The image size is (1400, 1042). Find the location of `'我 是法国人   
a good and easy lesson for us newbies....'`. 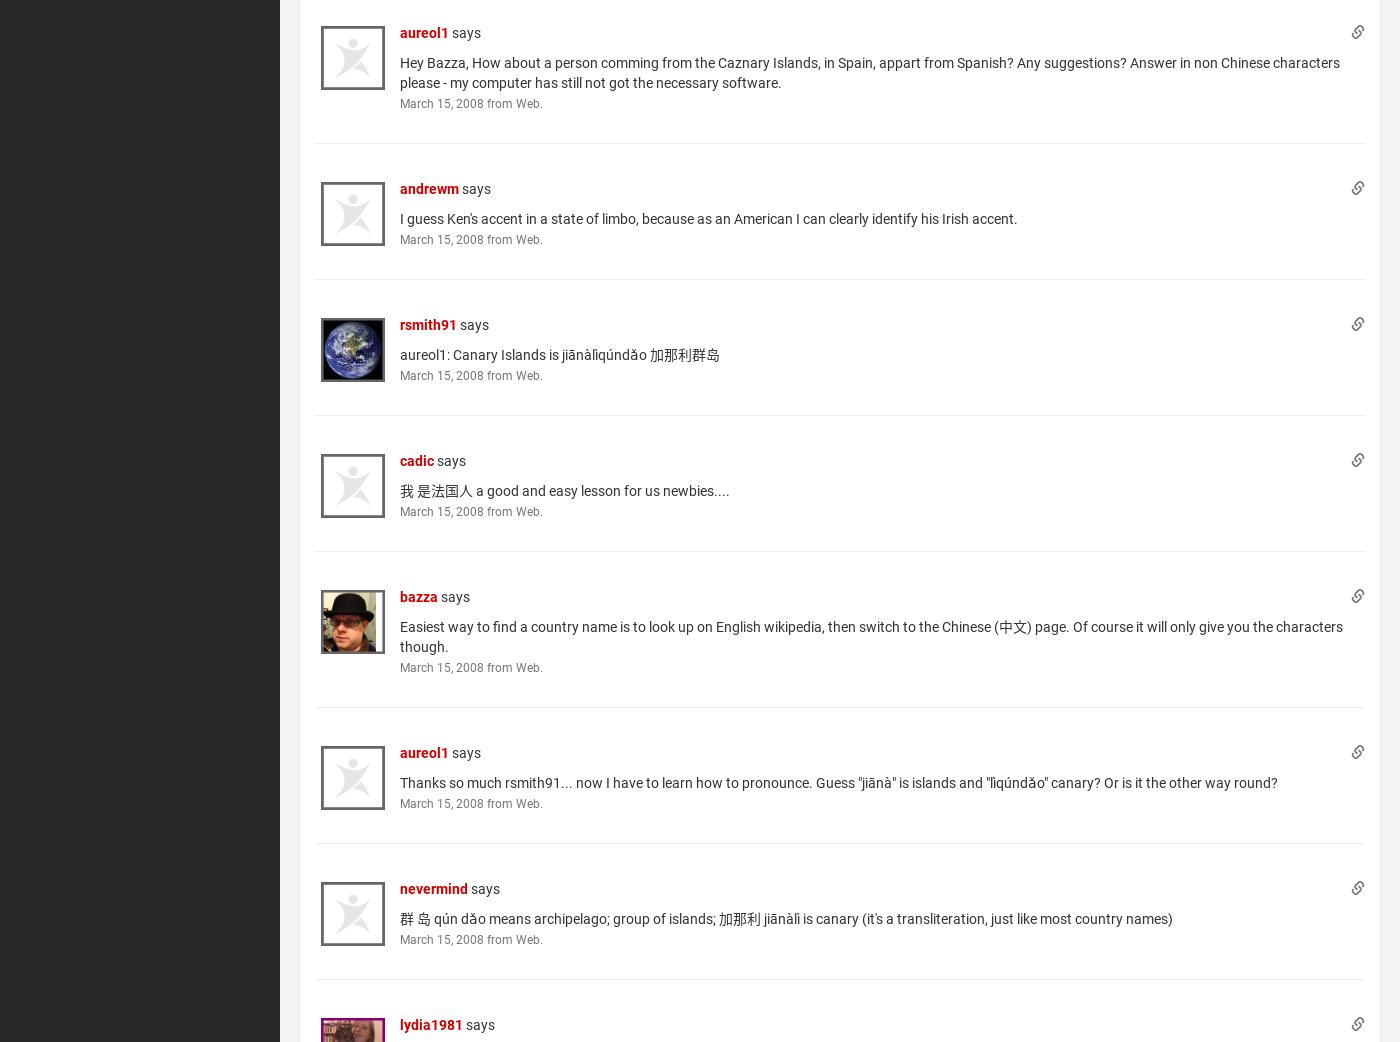

'我 是法国人   
a good and easy lesson for us newbies....' is located at coordinates (398, 489).